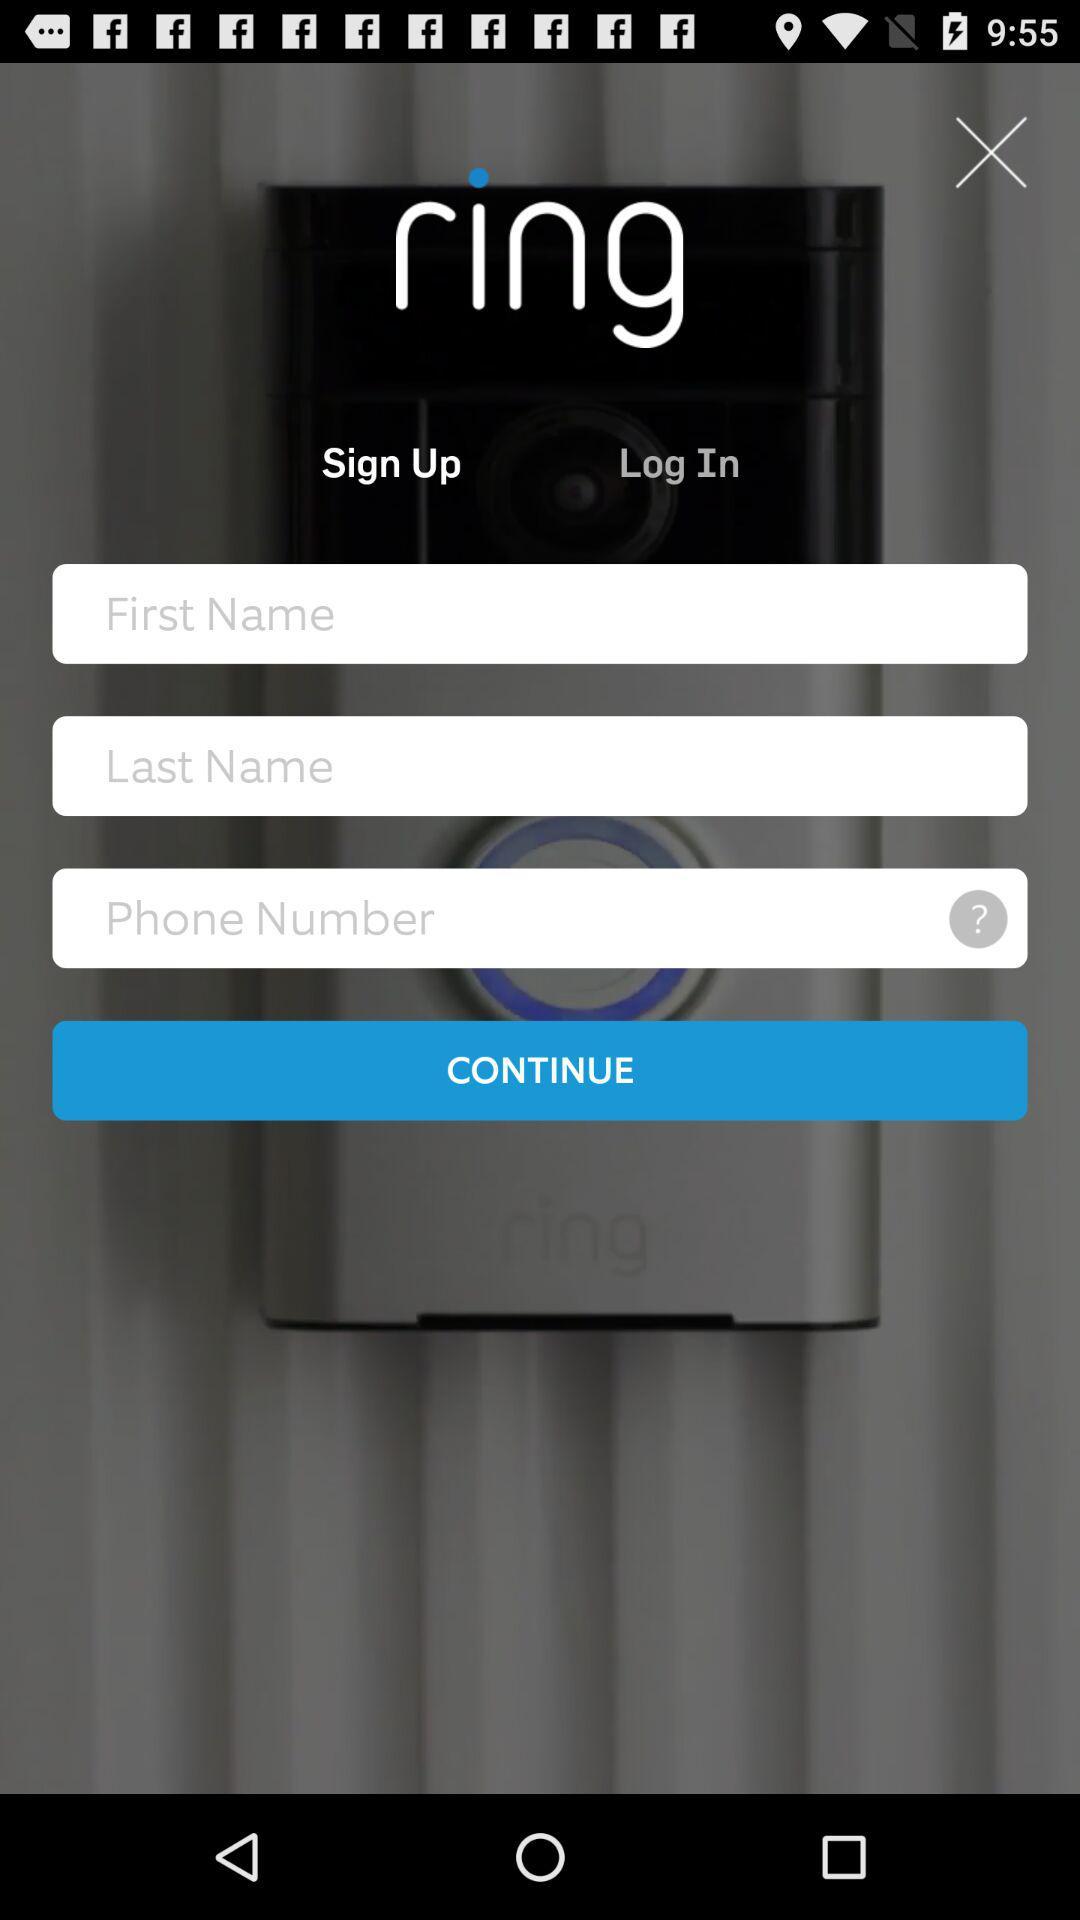 The width and height of the screenshot is (1080, 1920). What do you see at coordinates (769, 460) in the screenshot?
I see `the log in icon` at bounding box center [769, 460].